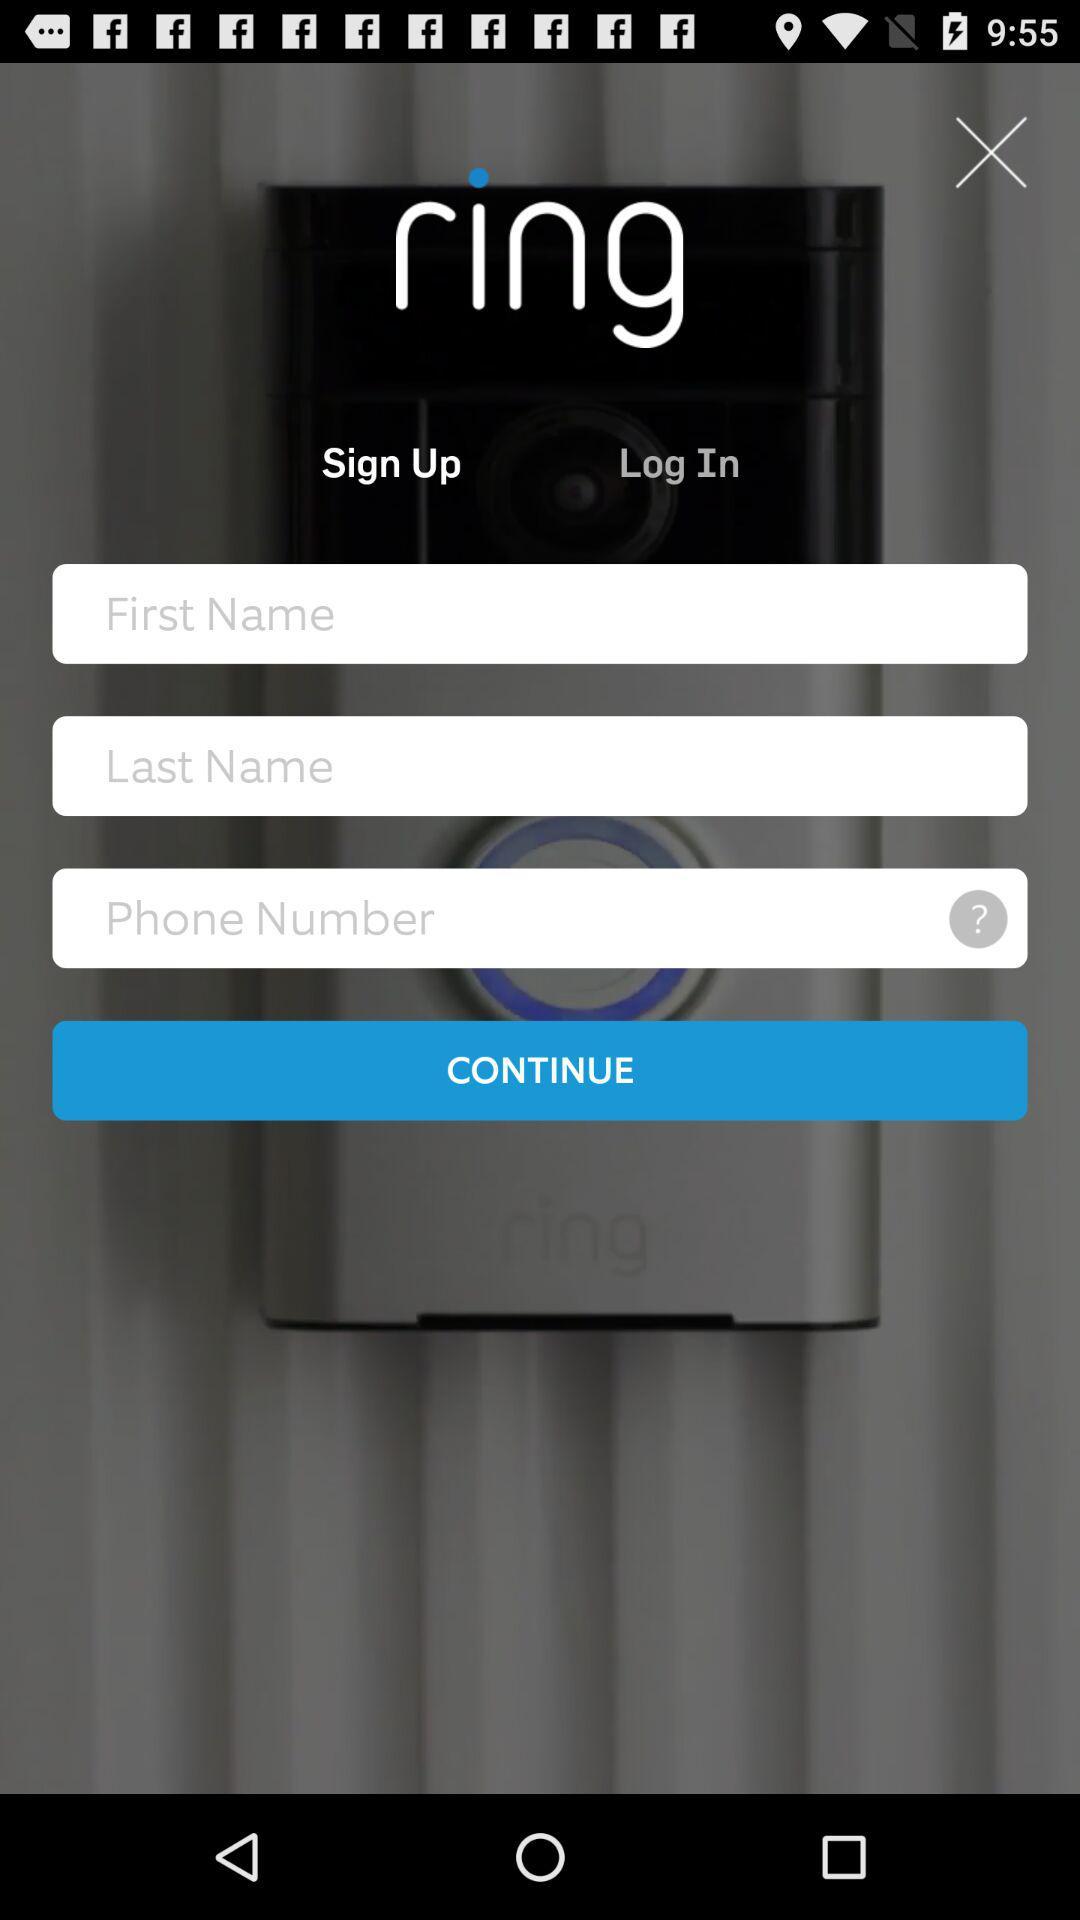 The width and height of the screenshot is (1080, 1920). What do you see at coordinates (769, 460) in the screenshot?
I see `the log in icon` at bounding box center [769, 460].